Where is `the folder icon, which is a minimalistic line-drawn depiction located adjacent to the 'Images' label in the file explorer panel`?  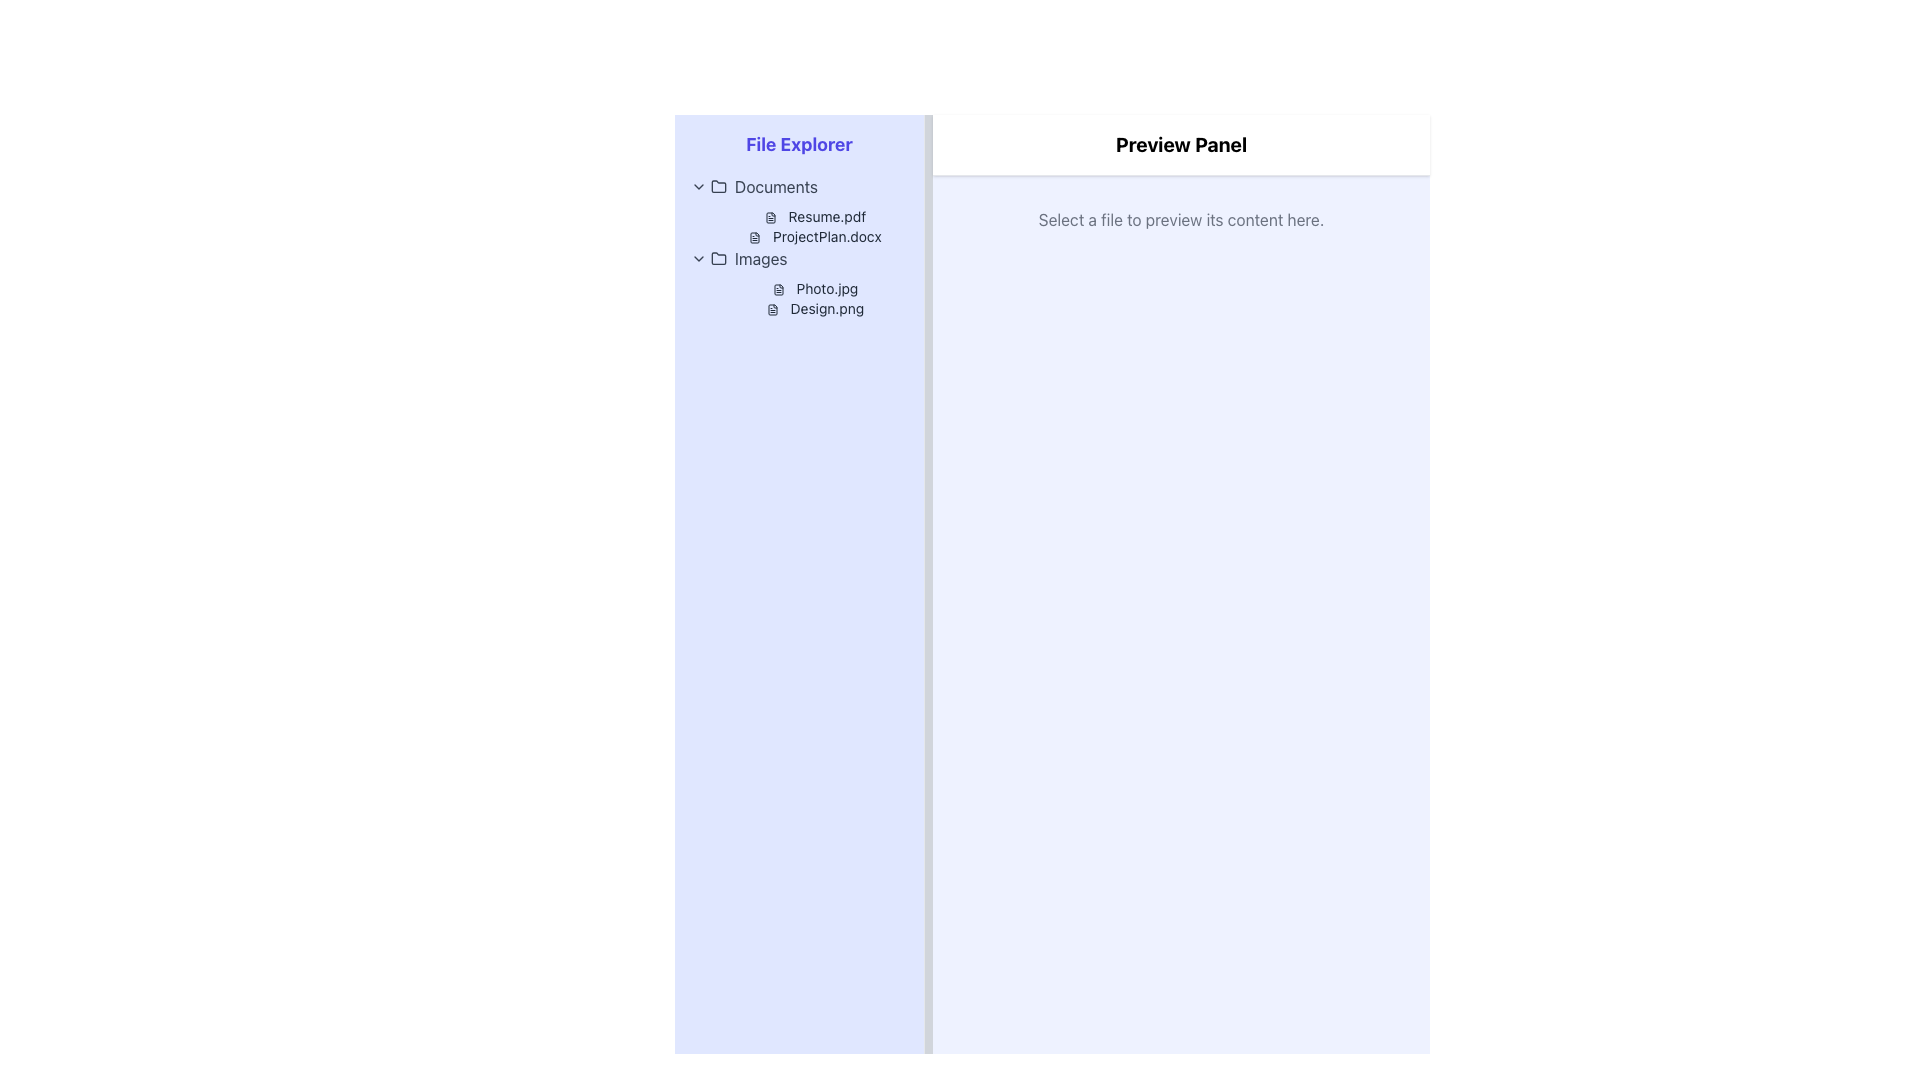 the folder icon, which is a minimalistic line-drawn depiction located adjacent to the 'Images' label in the file explorer panel is located at coordinates (719, 185).